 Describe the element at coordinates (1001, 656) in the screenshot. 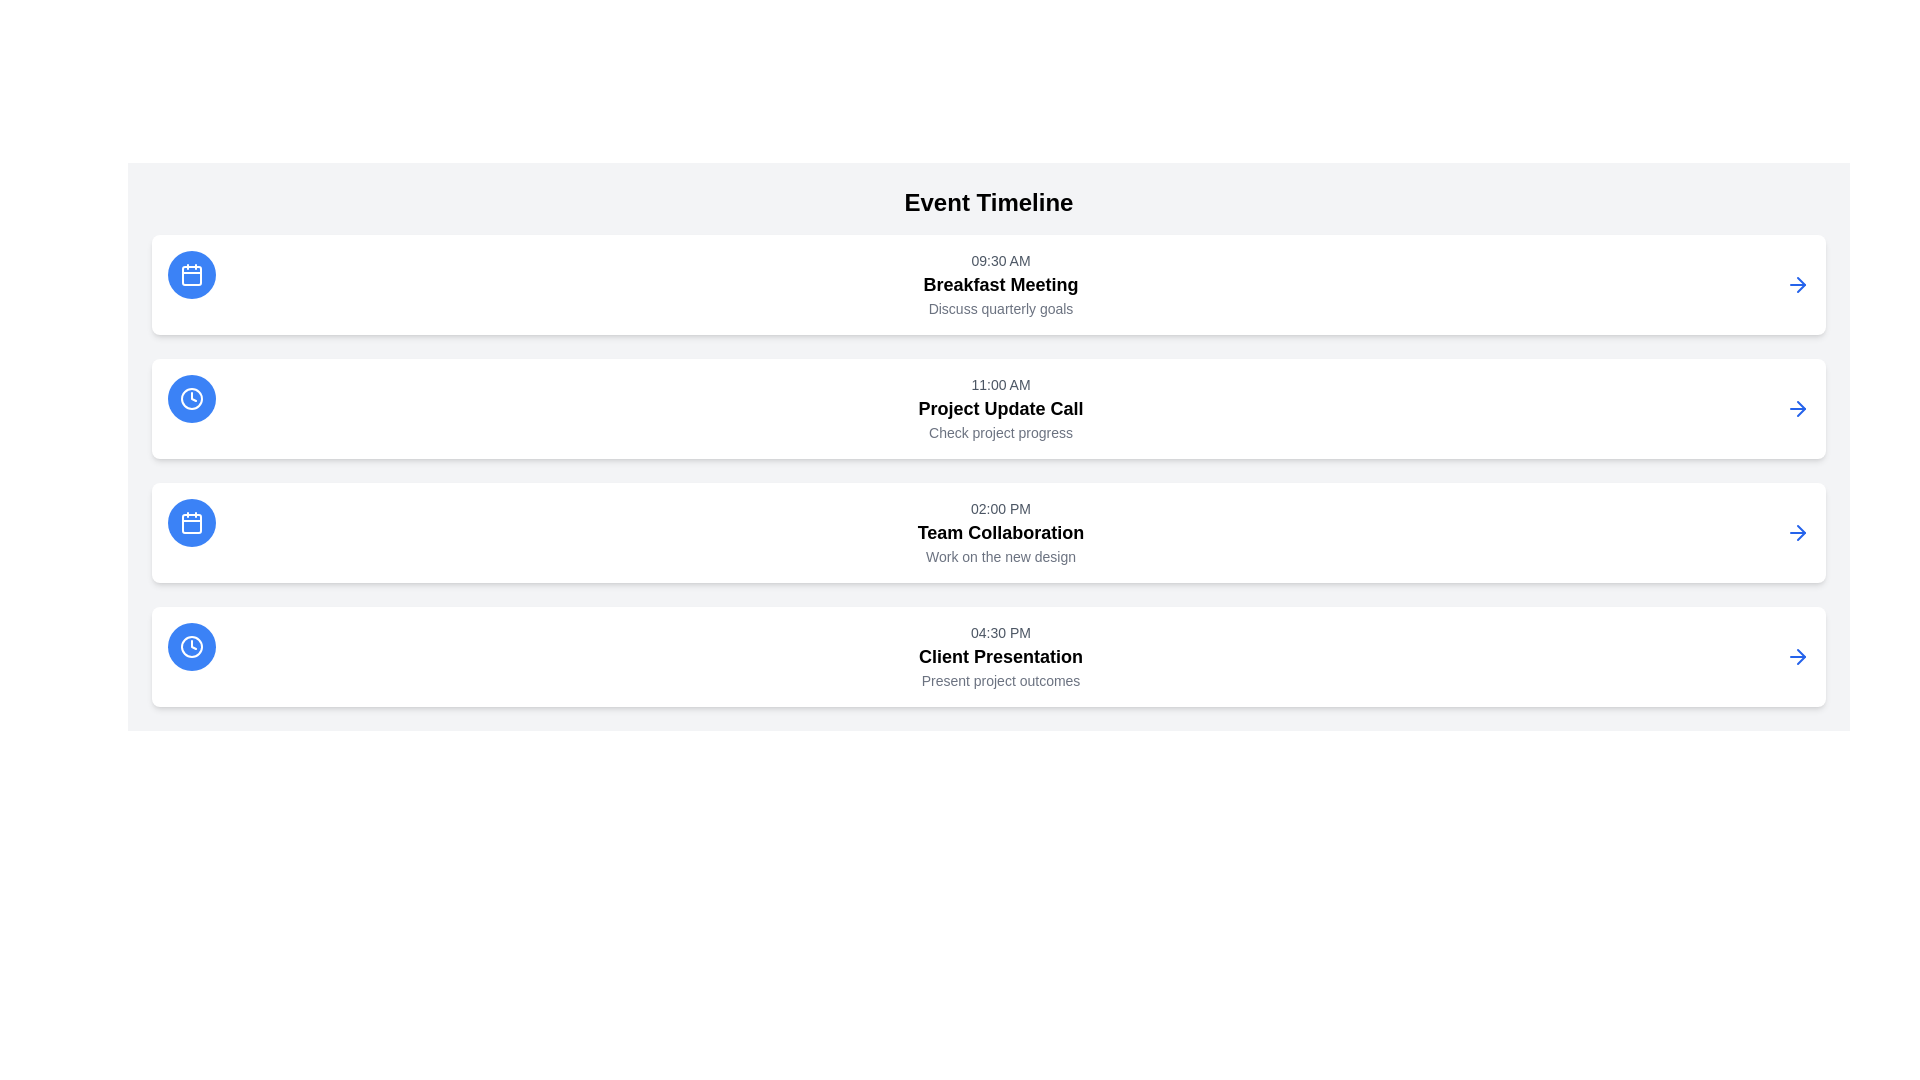

I see `the descriptive text block displaying the timestamp, title, and descriptive text, which is part of the fourth event item in a vertical timeline layout` at that location.